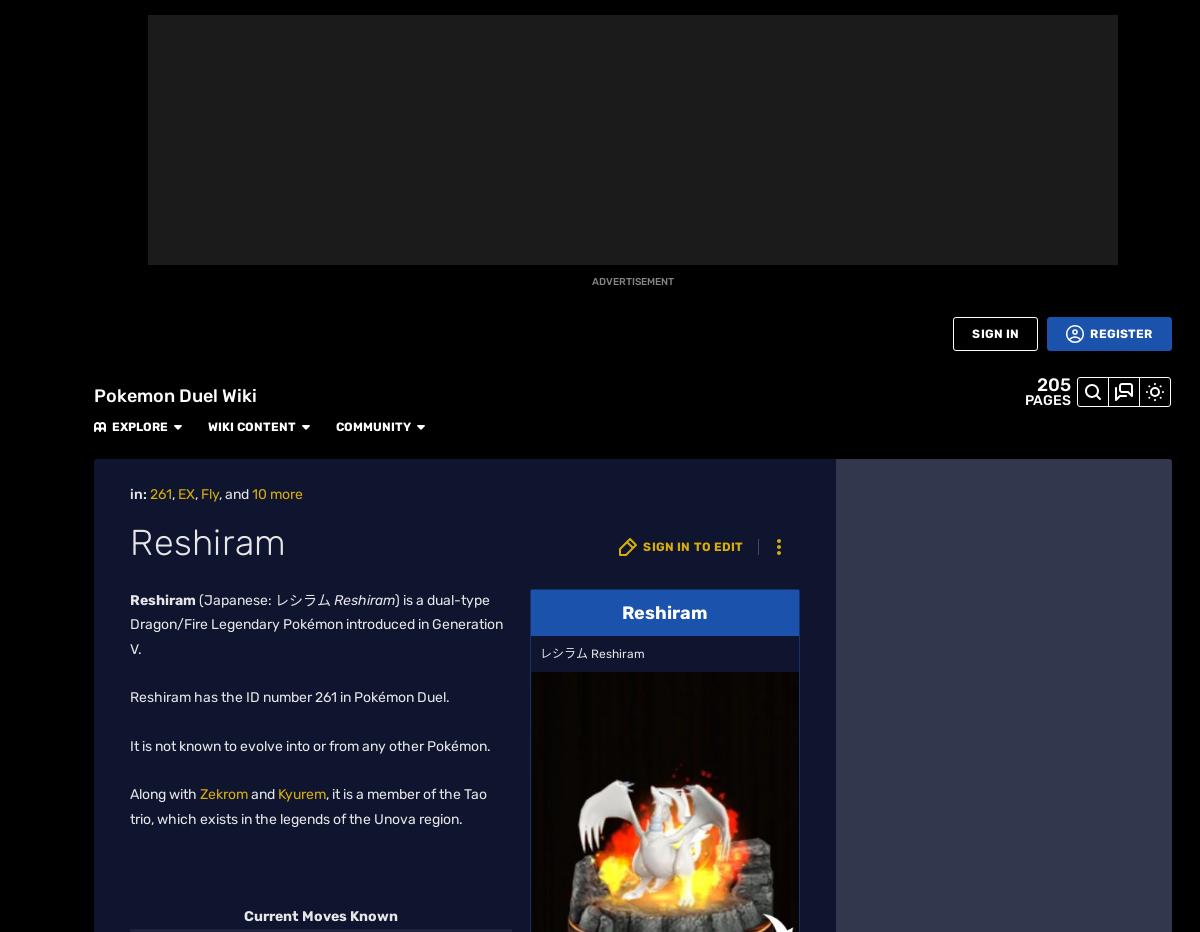  Describe the element at coordinates (533, 479) in the screenshot. I see `'Double Chance'` at that location.